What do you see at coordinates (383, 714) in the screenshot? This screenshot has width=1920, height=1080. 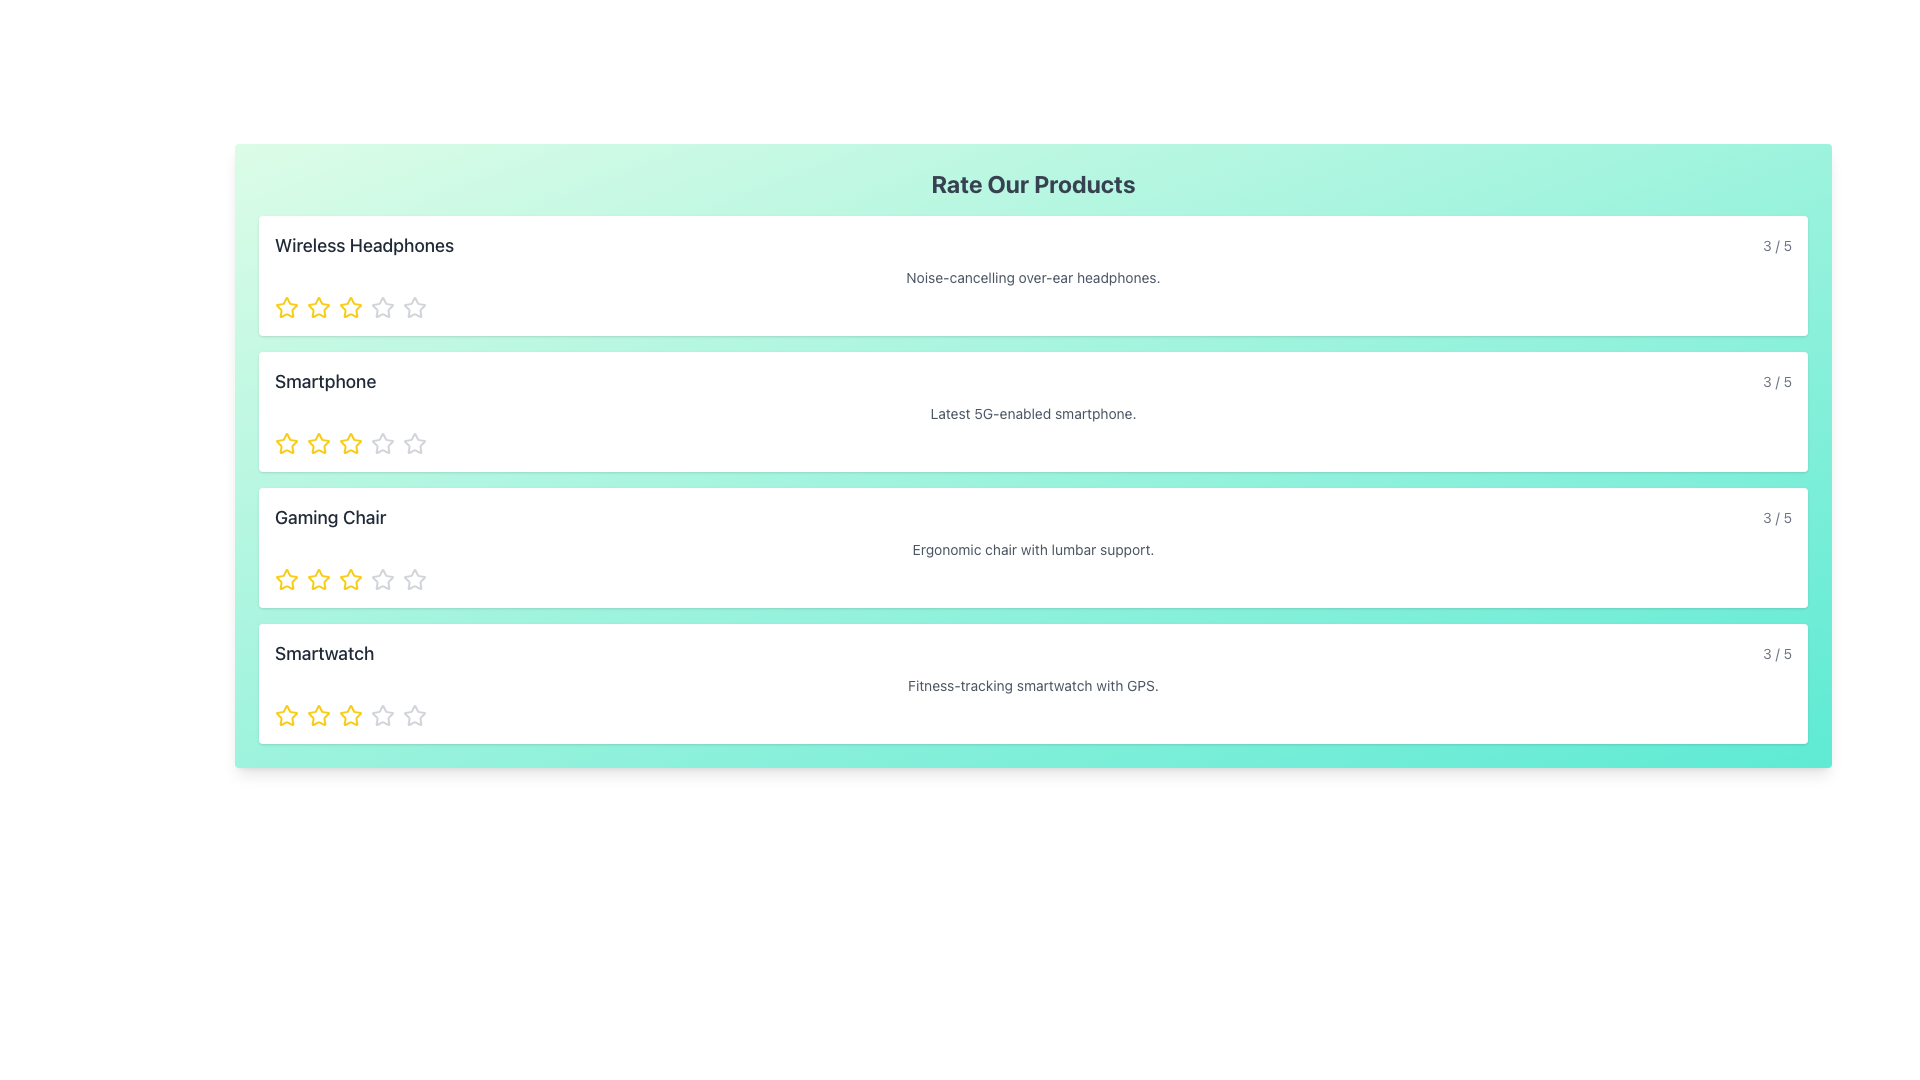 I see `to the fourth Rating Star Icon in the product rating section for 'Smartwatch'` at bounding box center [383, 714].